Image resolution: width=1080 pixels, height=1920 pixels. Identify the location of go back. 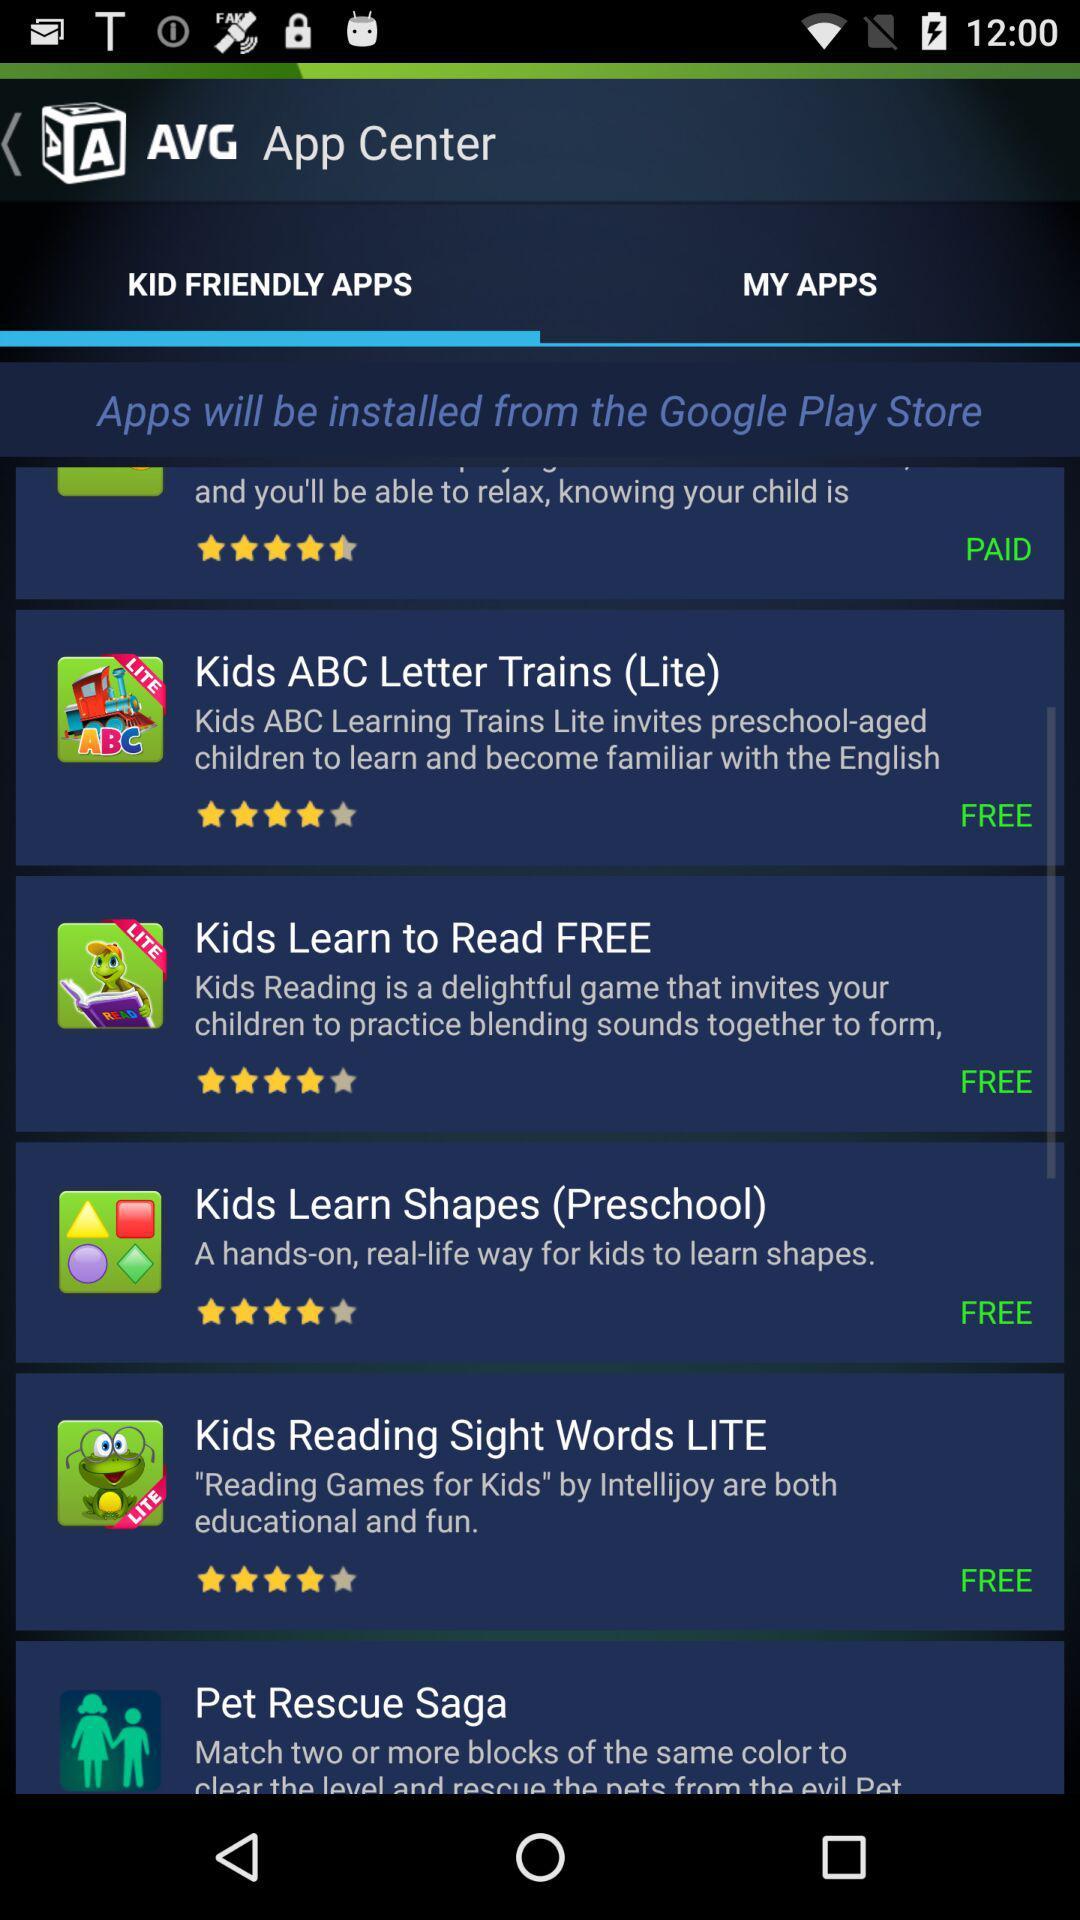
(61, 140).